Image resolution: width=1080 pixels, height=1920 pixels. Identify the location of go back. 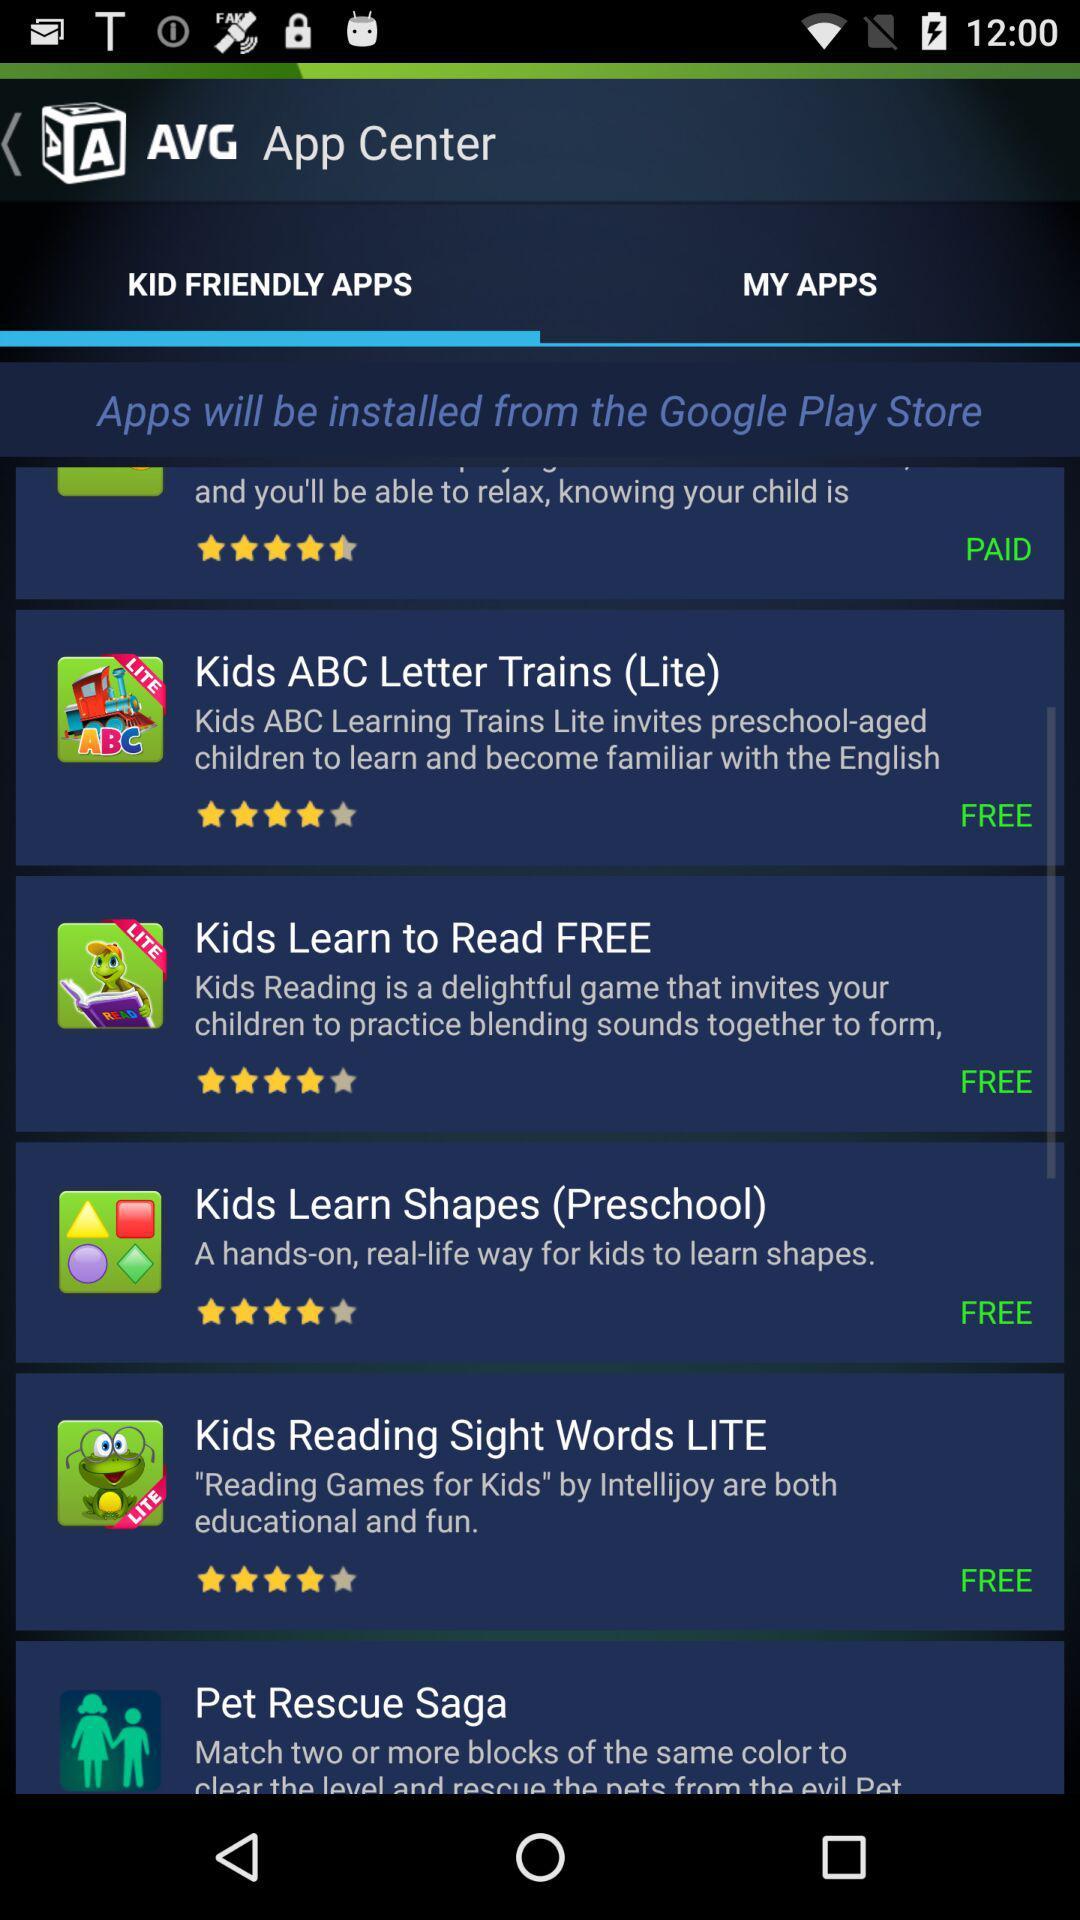
(61, 140).